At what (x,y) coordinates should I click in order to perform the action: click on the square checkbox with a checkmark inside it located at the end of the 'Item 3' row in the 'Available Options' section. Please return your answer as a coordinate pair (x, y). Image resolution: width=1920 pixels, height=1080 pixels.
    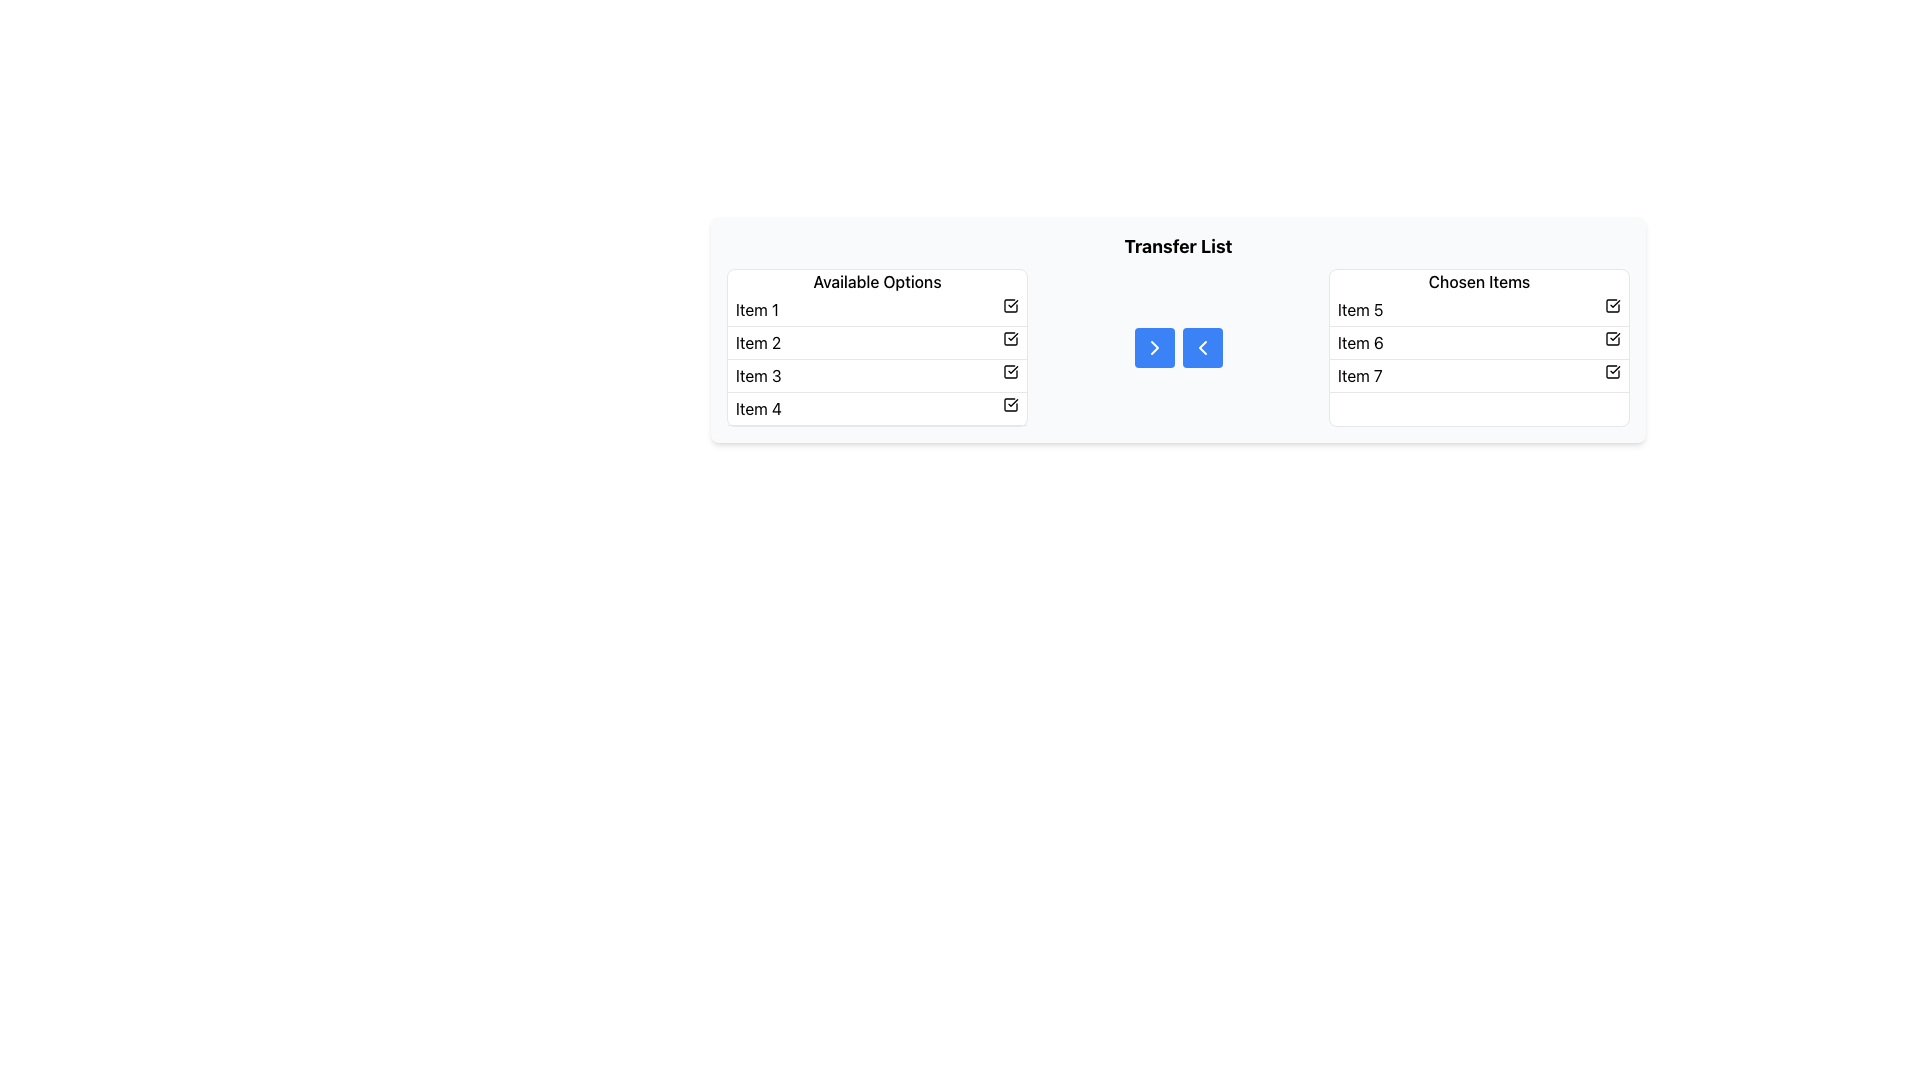
    Looking at the image, I should click on (1011, 371).